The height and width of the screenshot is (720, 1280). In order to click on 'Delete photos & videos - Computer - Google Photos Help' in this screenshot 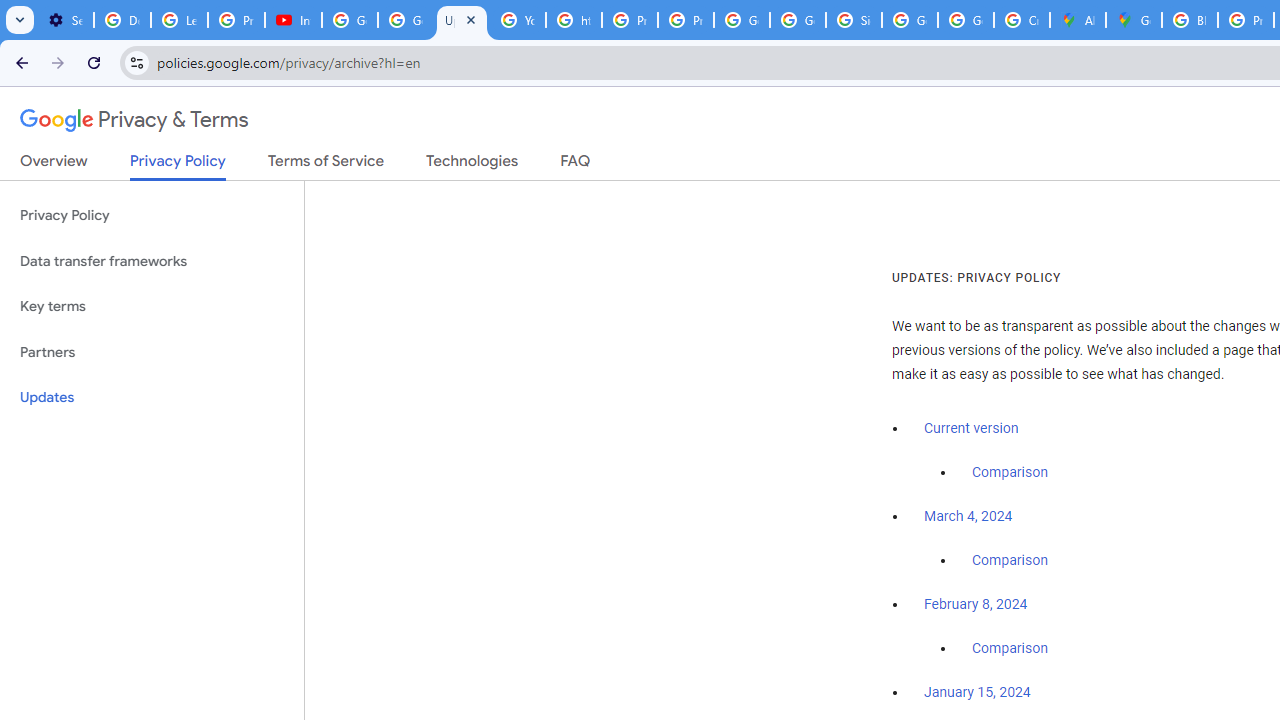, I will do `click(121, 20)`.